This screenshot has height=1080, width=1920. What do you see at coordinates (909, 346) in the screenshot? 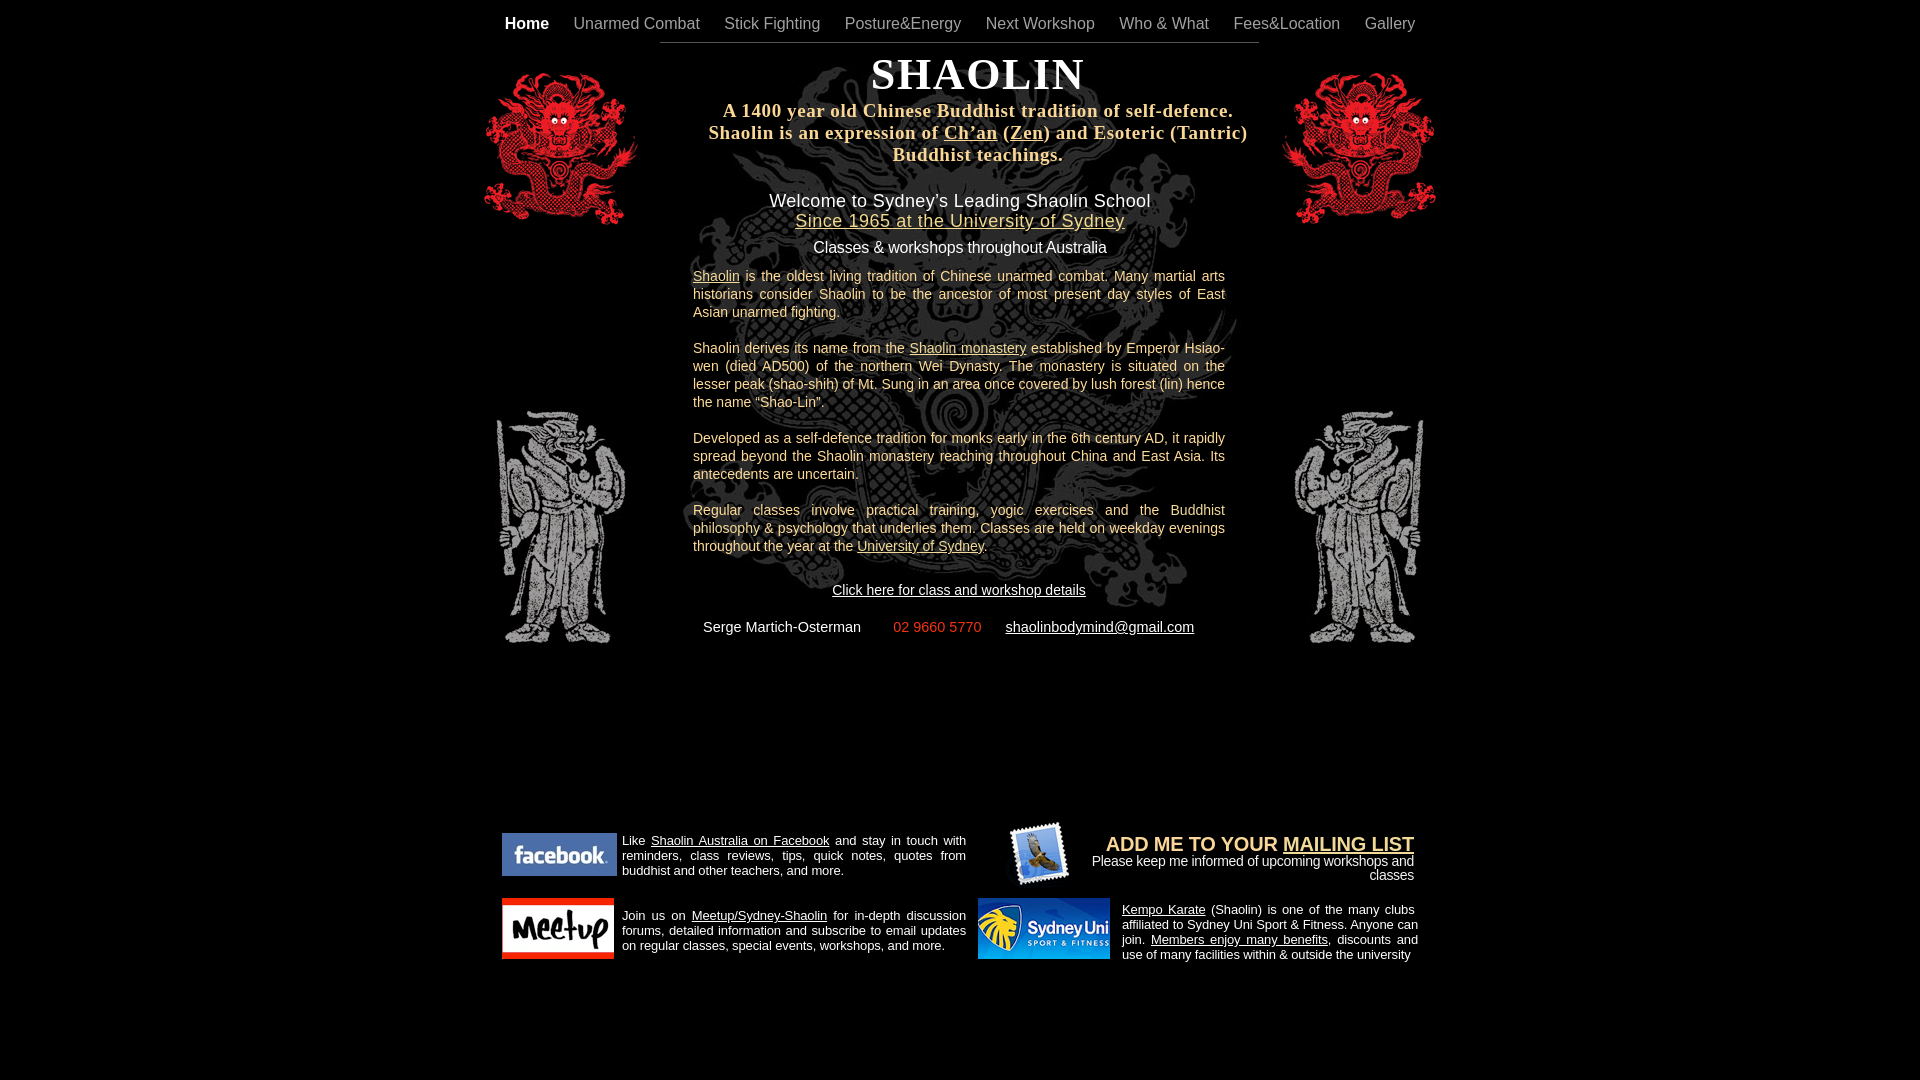
I see `'Shaolin monastery'` at bounding box center [909, 346].